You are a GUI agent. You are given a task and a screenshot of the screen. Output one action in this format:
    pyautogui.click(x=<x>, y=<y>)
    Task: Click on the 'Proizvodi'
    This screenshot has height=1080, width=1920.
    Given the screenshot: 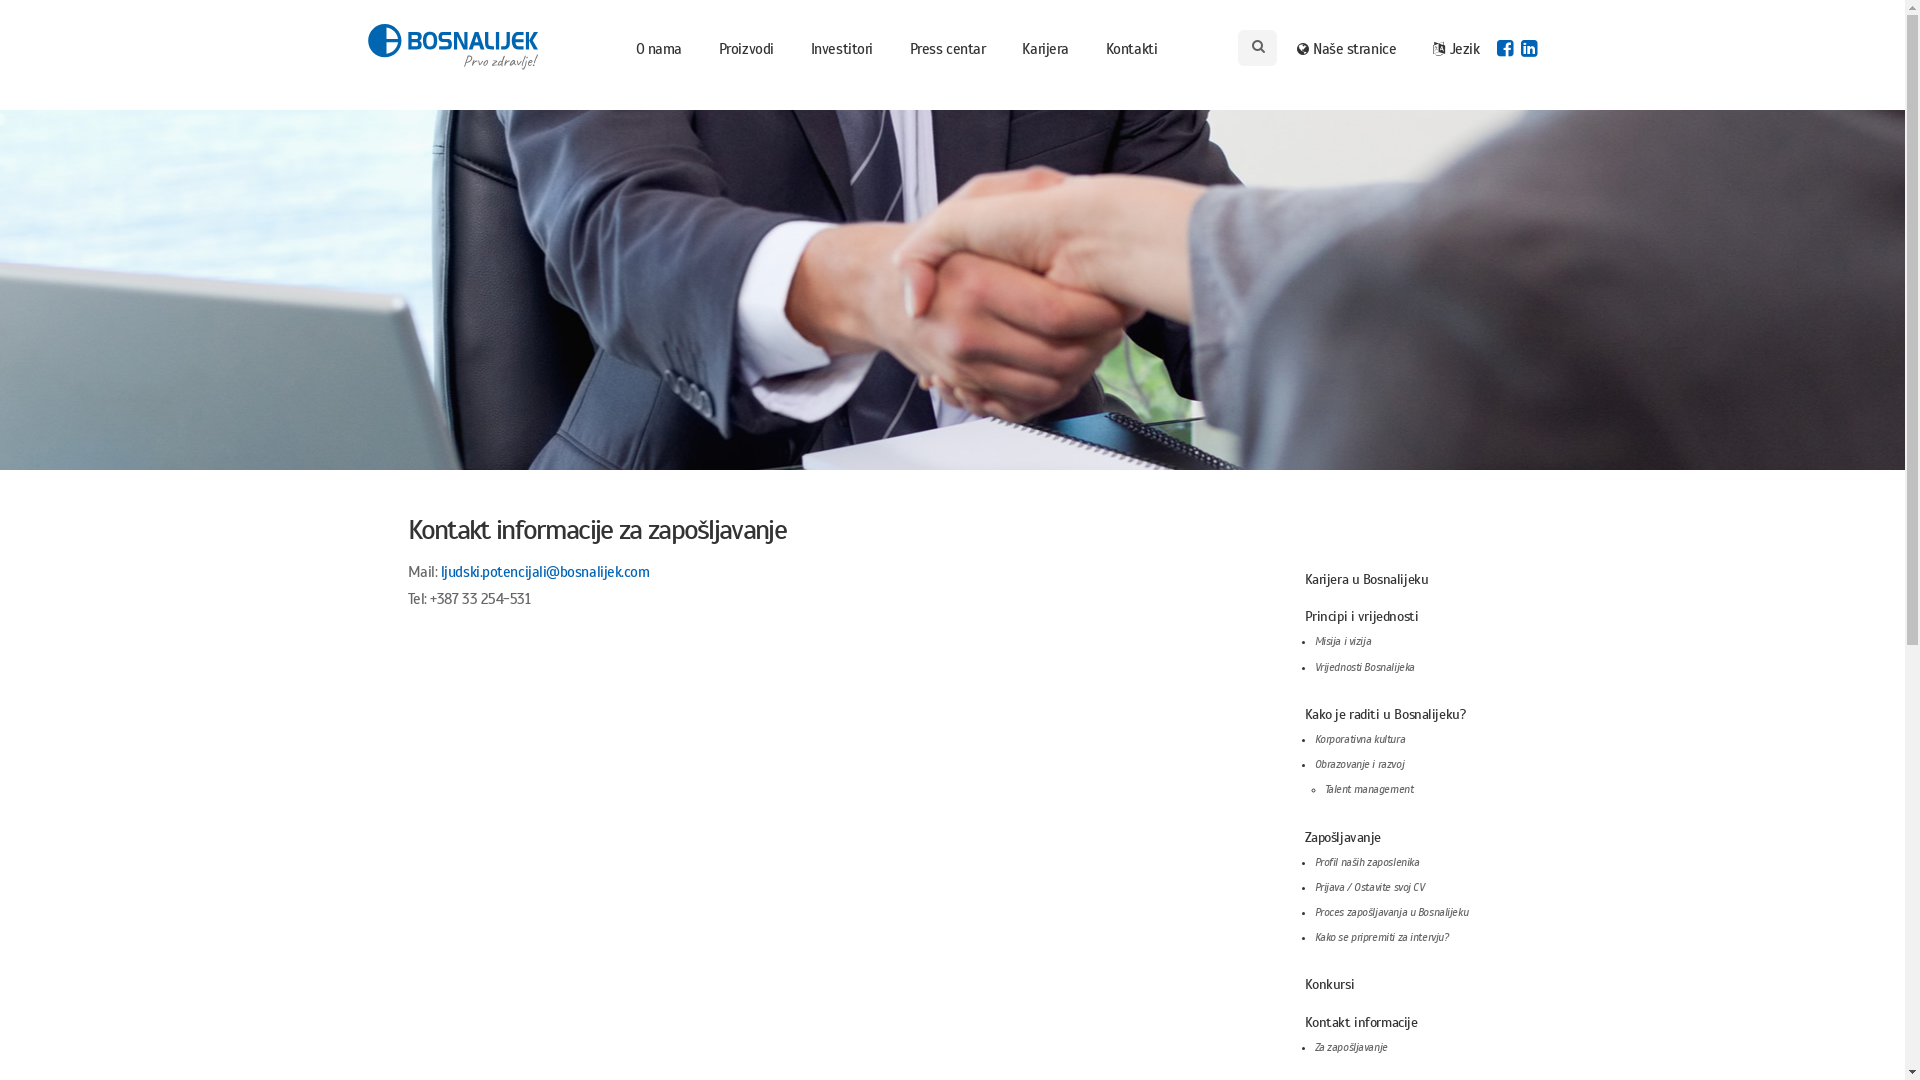 What is the action you would take?
    pyautogui.click(x=745, y=48)
    